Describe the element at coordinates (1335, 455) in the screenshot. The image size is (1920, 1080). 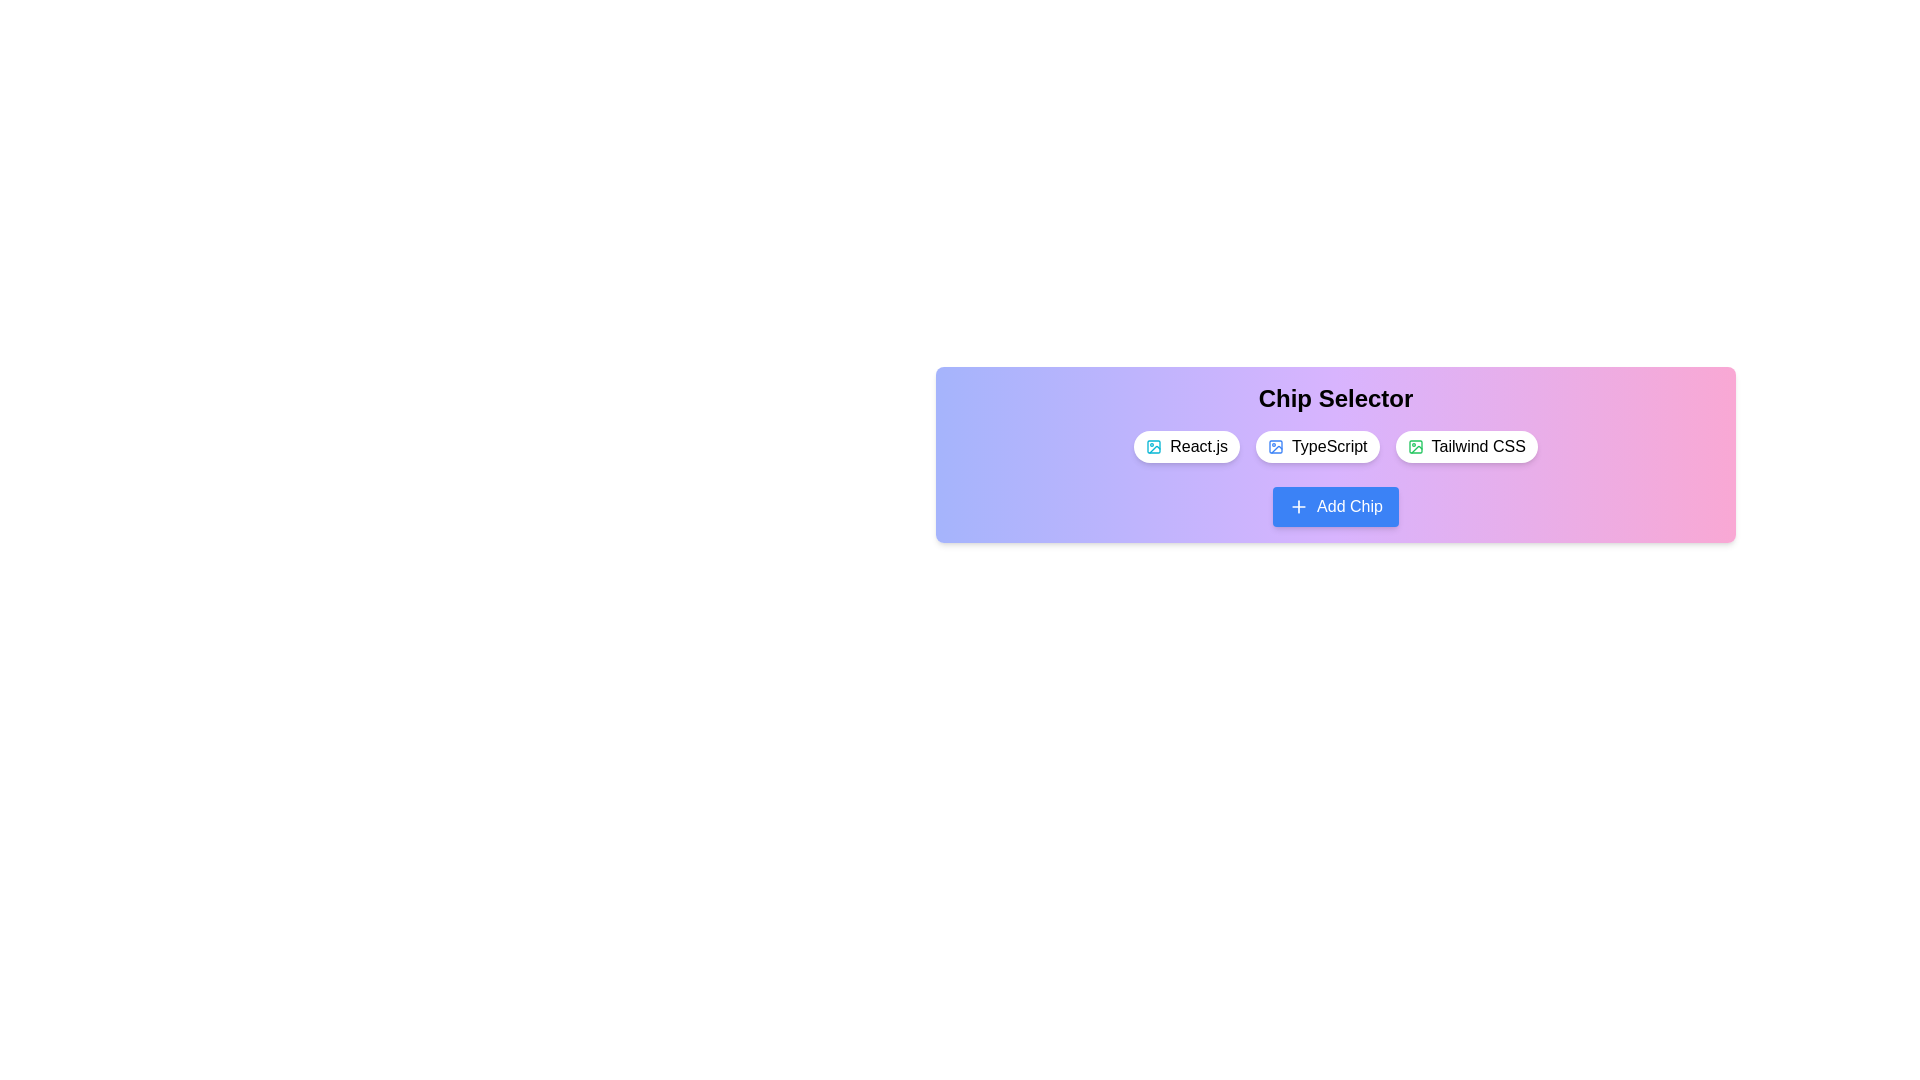
I see `the 'TypeScript' button, which is a rectangular button with a white background, black text, and a blue icon on the left, to trigger its hover state effect` at that location.